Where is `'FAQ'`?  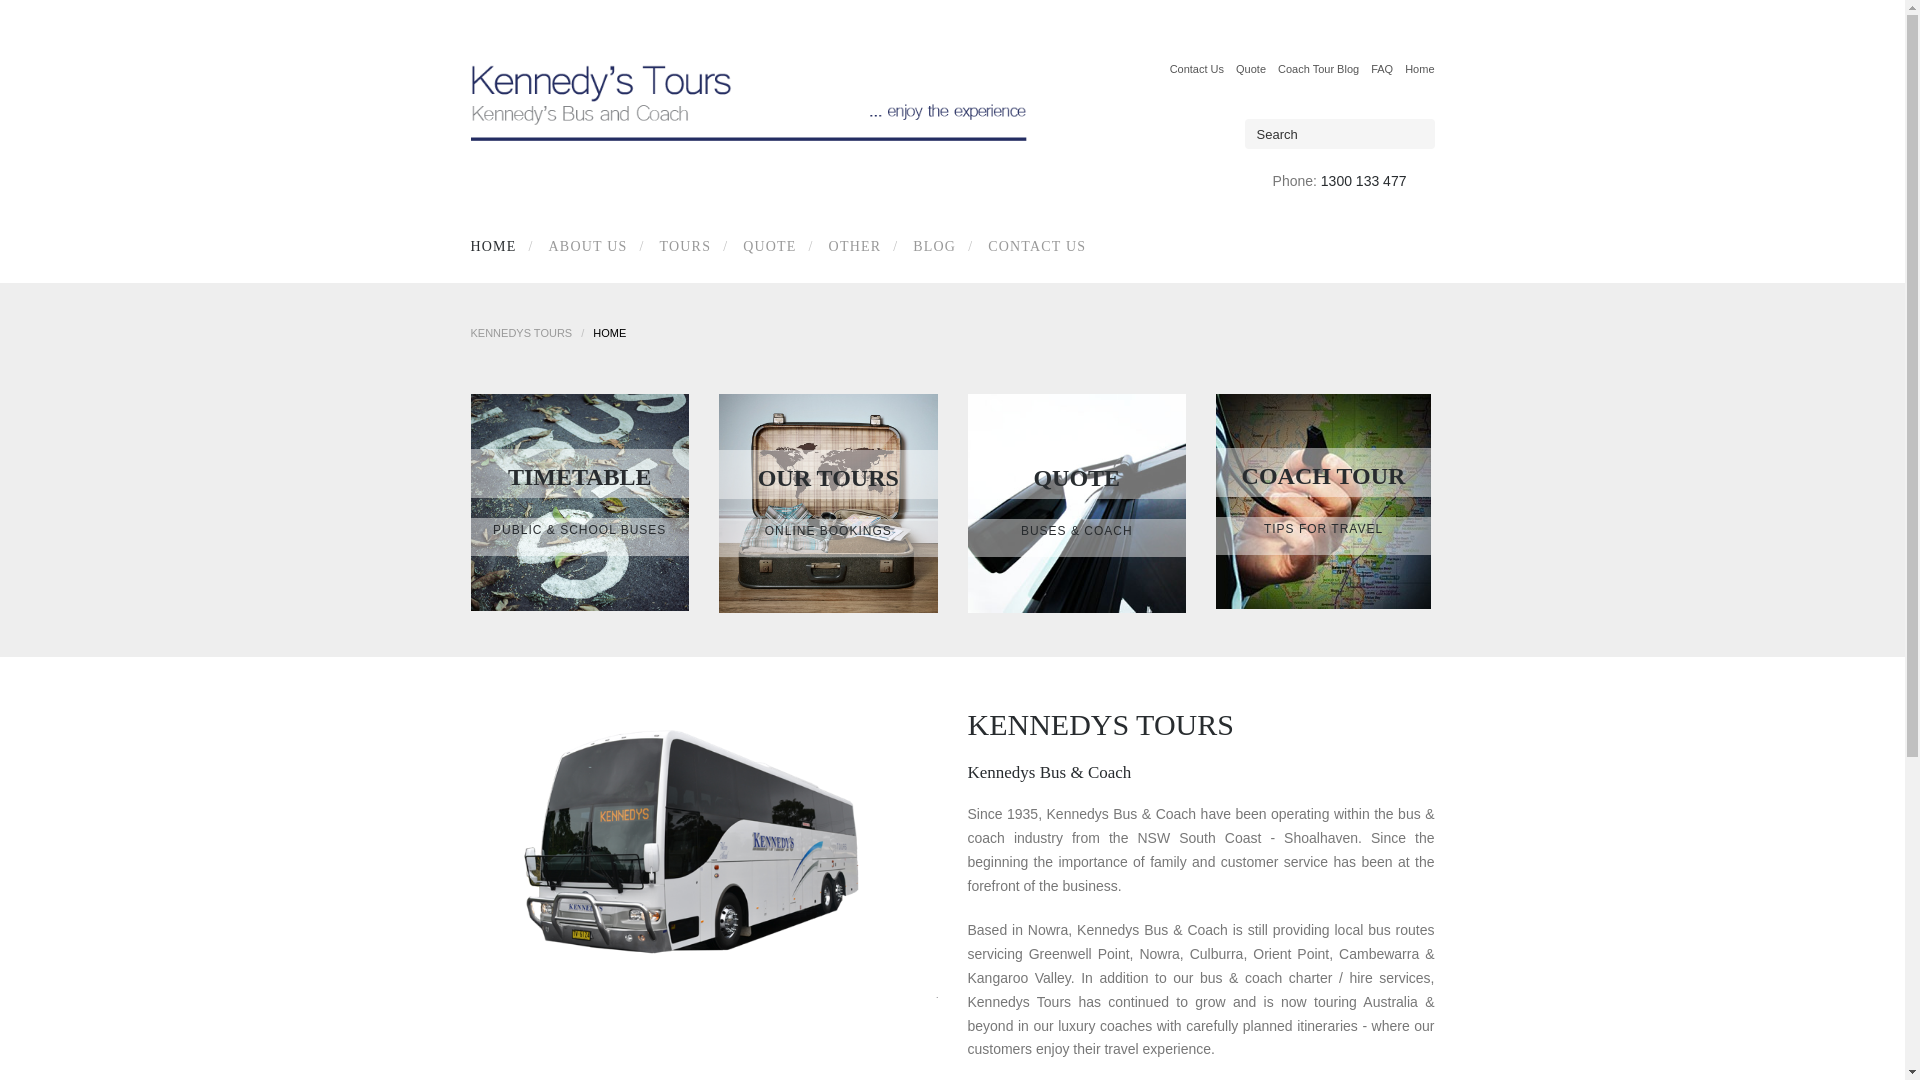 'FAQ' is located at coordinates (1381, 68).